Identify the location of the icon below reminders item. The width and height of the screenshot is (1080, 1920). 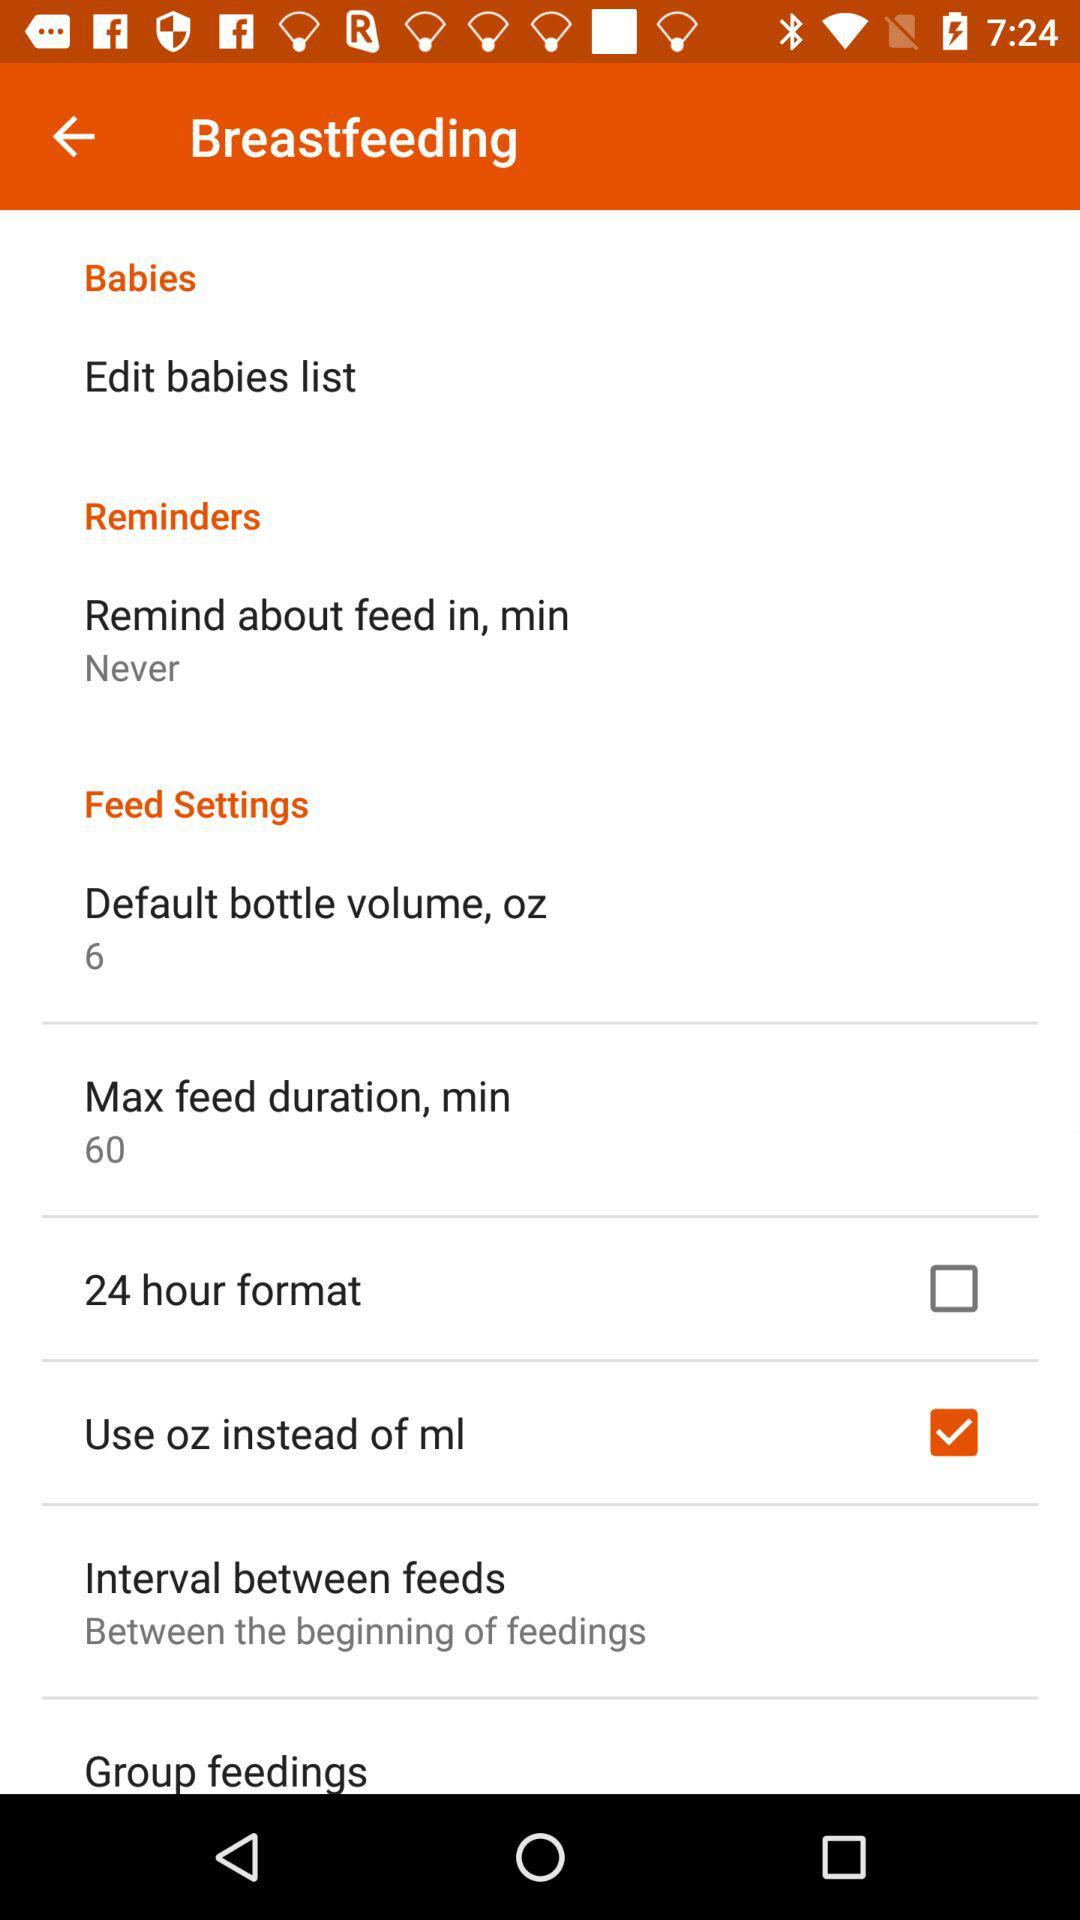
(326, 612).